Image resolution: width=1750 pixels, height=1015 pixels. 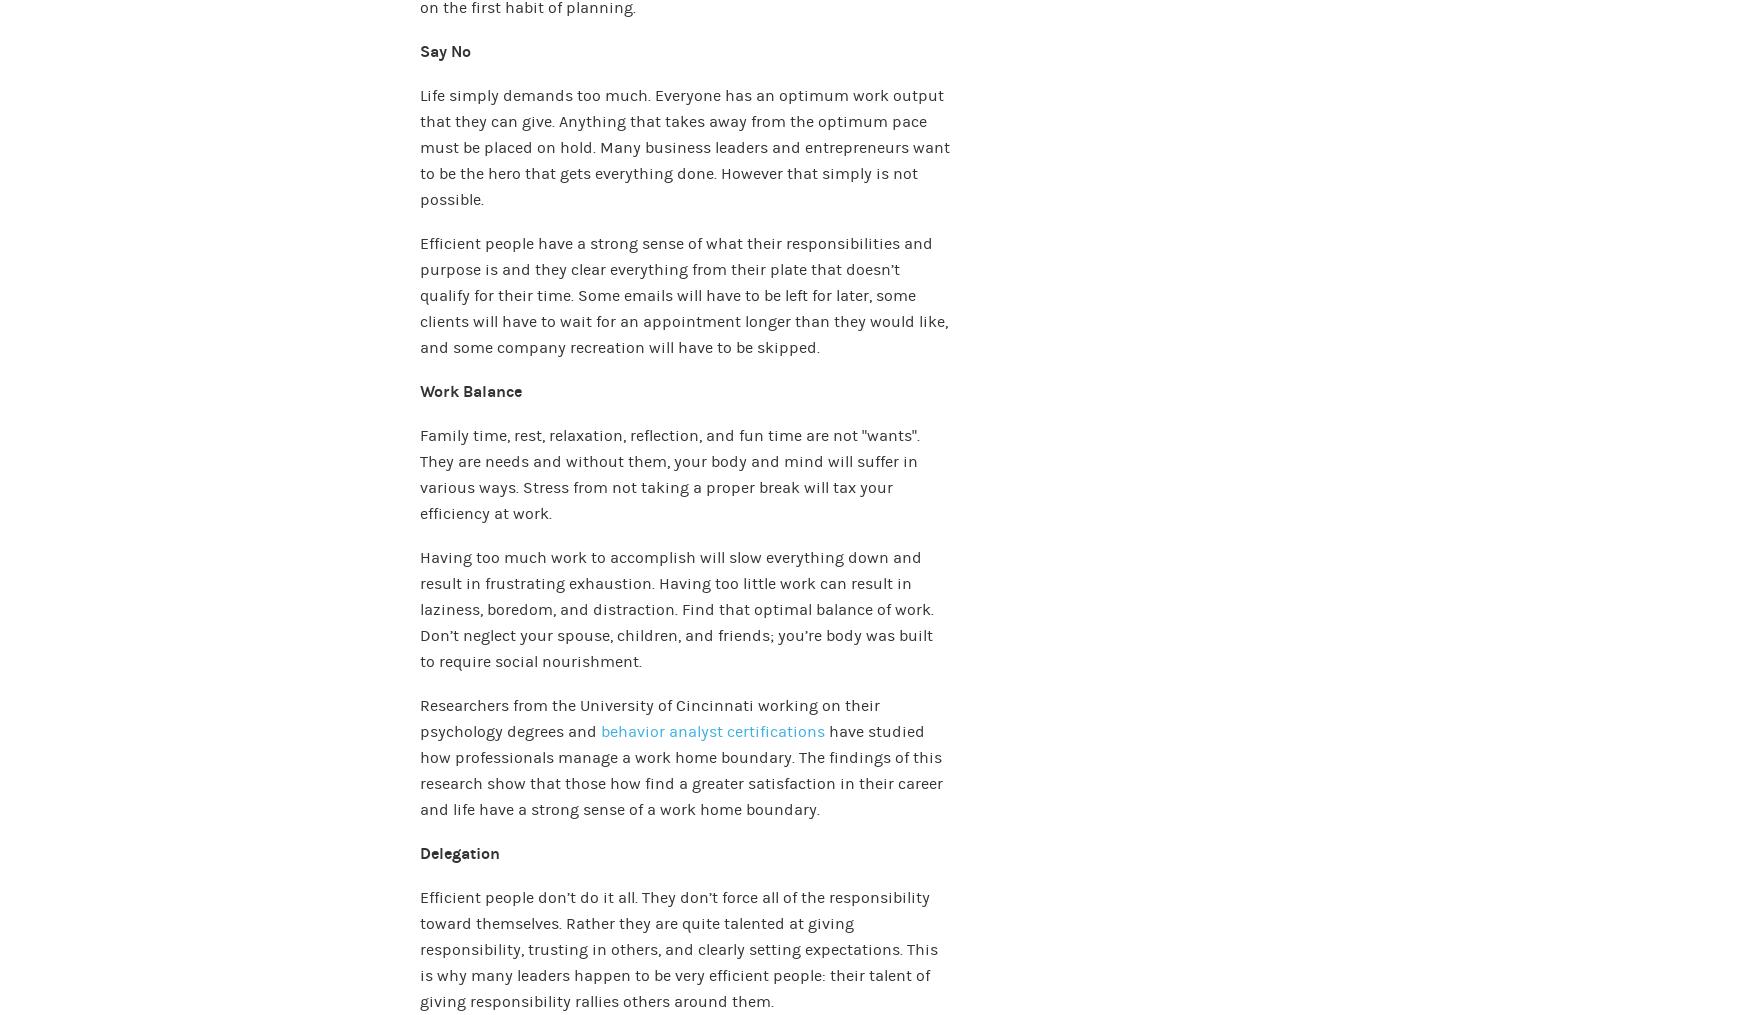 What do you see at coordinates (419, 608) in the screenshot?
I see `'Having too much work to accomplish will slow everything down and result in frustrating exhaustion. Having too little work can result in laziness, boredom, and distraction. Find that optimal balance of work. Don’t neglect your spouse, children, and friends; you’re body was built to require social nourishment.'` at bounding box center [419, 608].